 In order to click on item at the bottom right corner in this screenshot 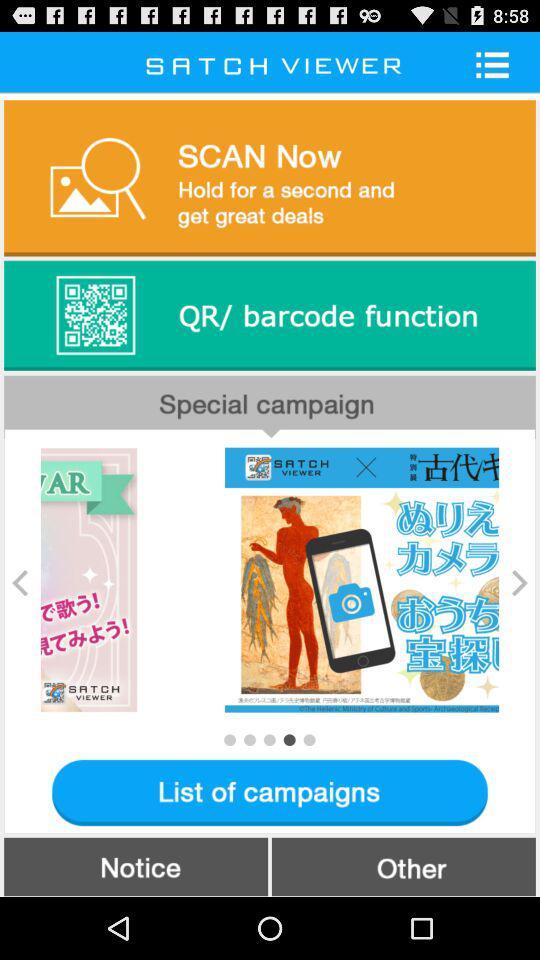, I will do `click(403, 865)`.